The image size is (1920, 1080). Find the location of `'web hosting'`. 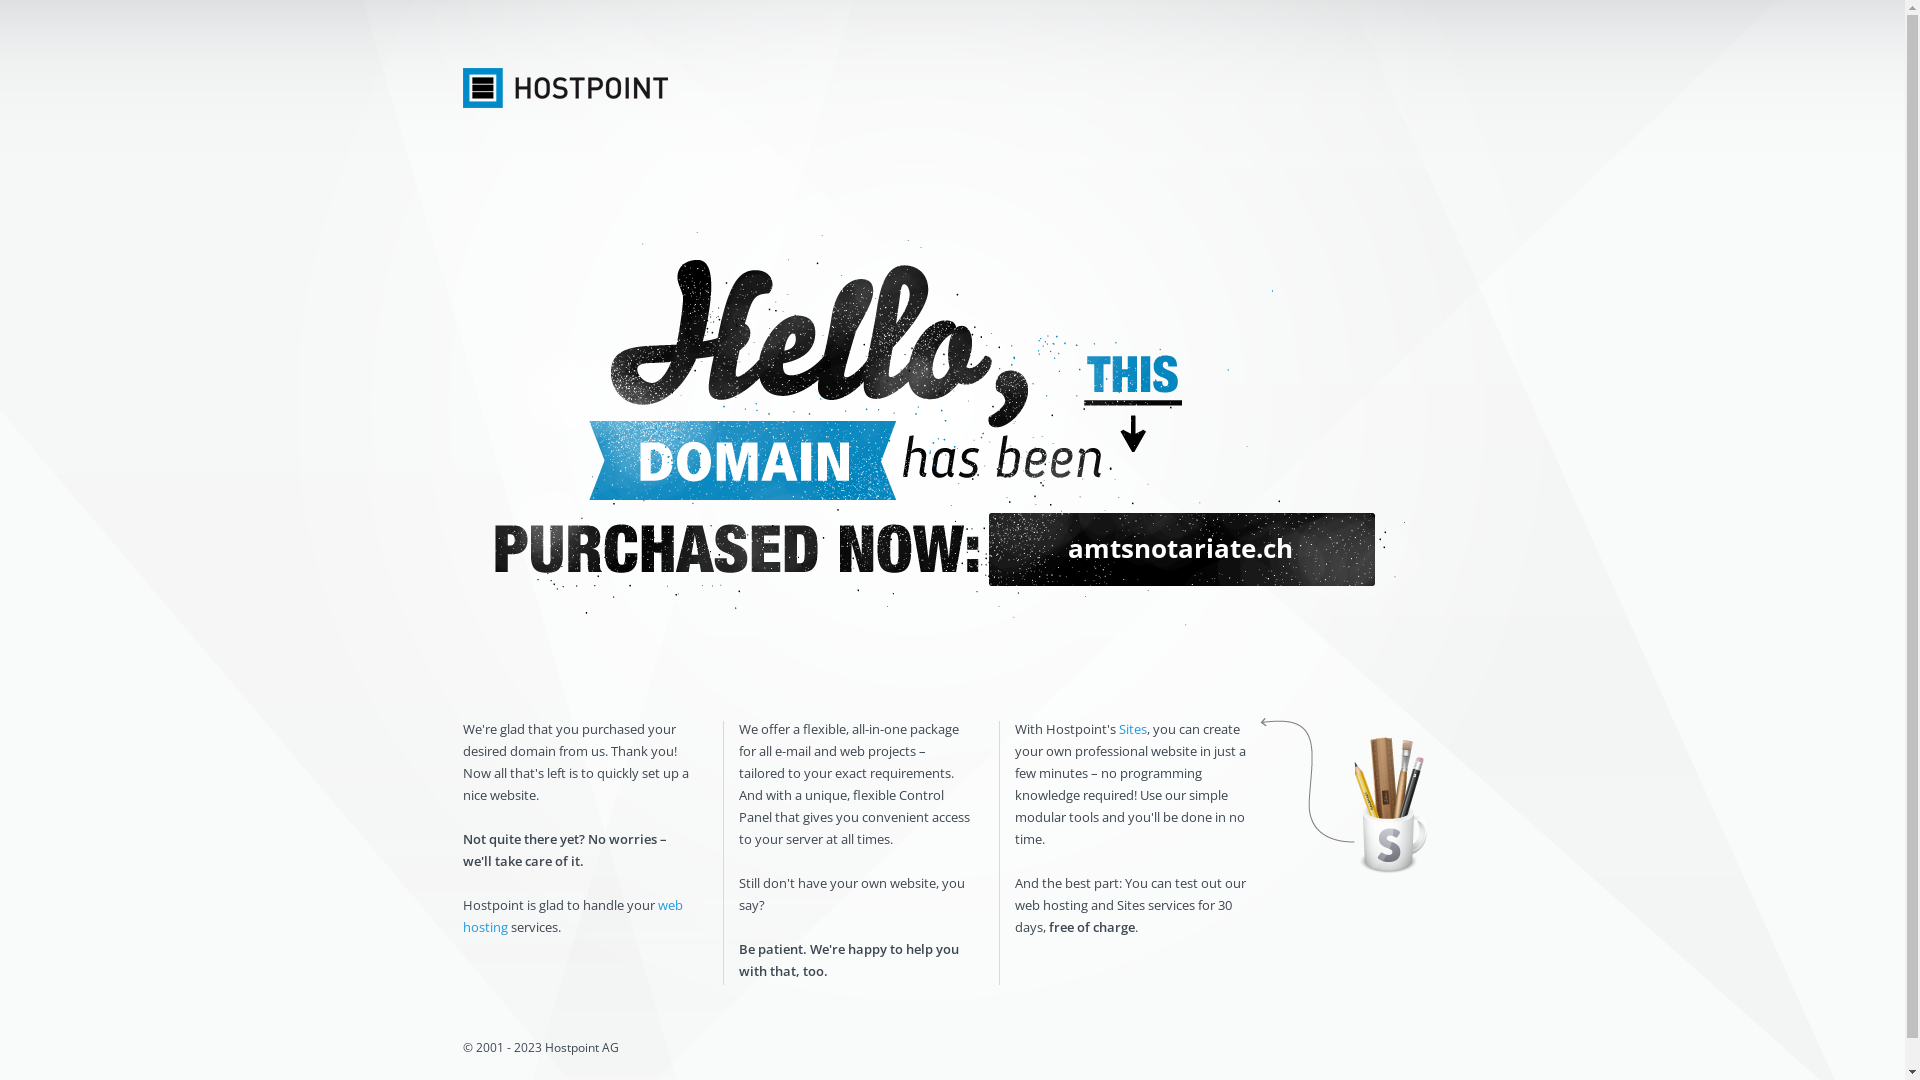

'web hosting' is located at coordinates (570, 915).